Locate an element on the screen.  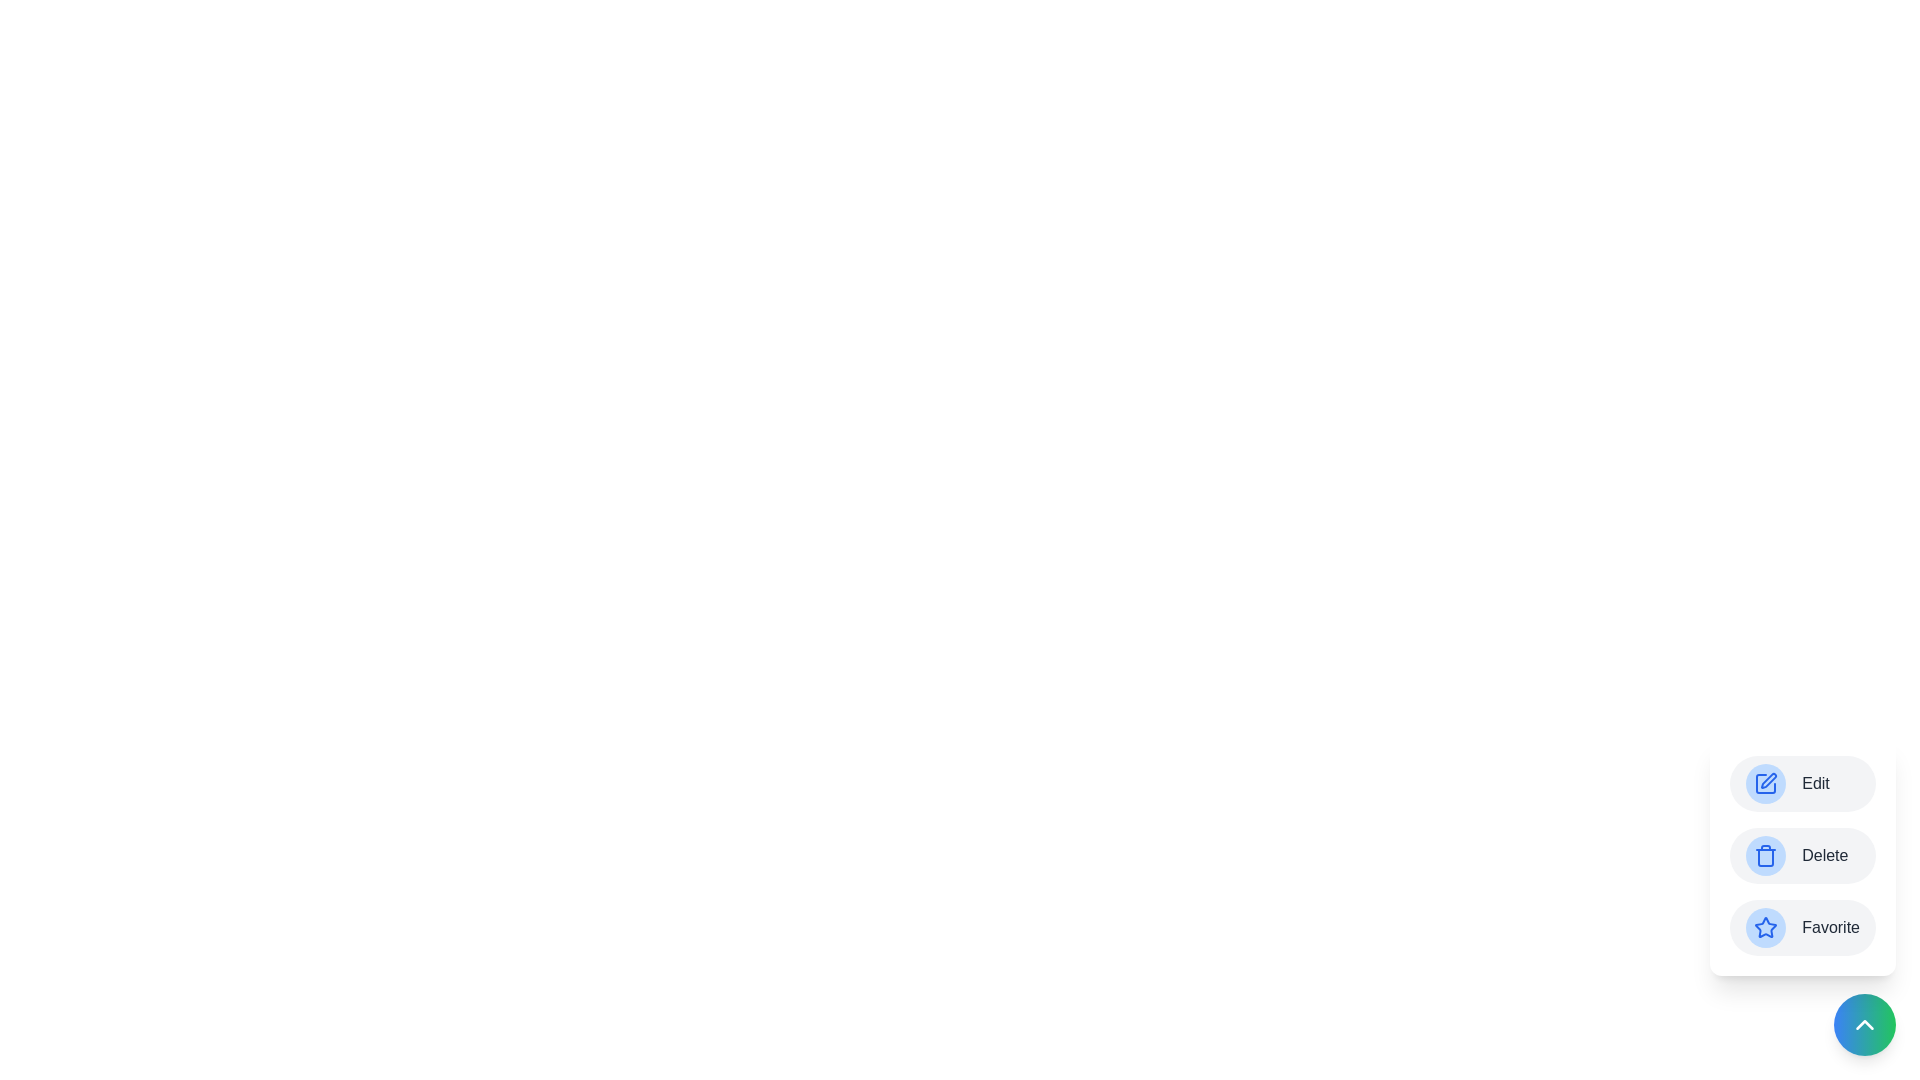
the 'Delete' button to trigger its action is located at coordinates (1803, 855).